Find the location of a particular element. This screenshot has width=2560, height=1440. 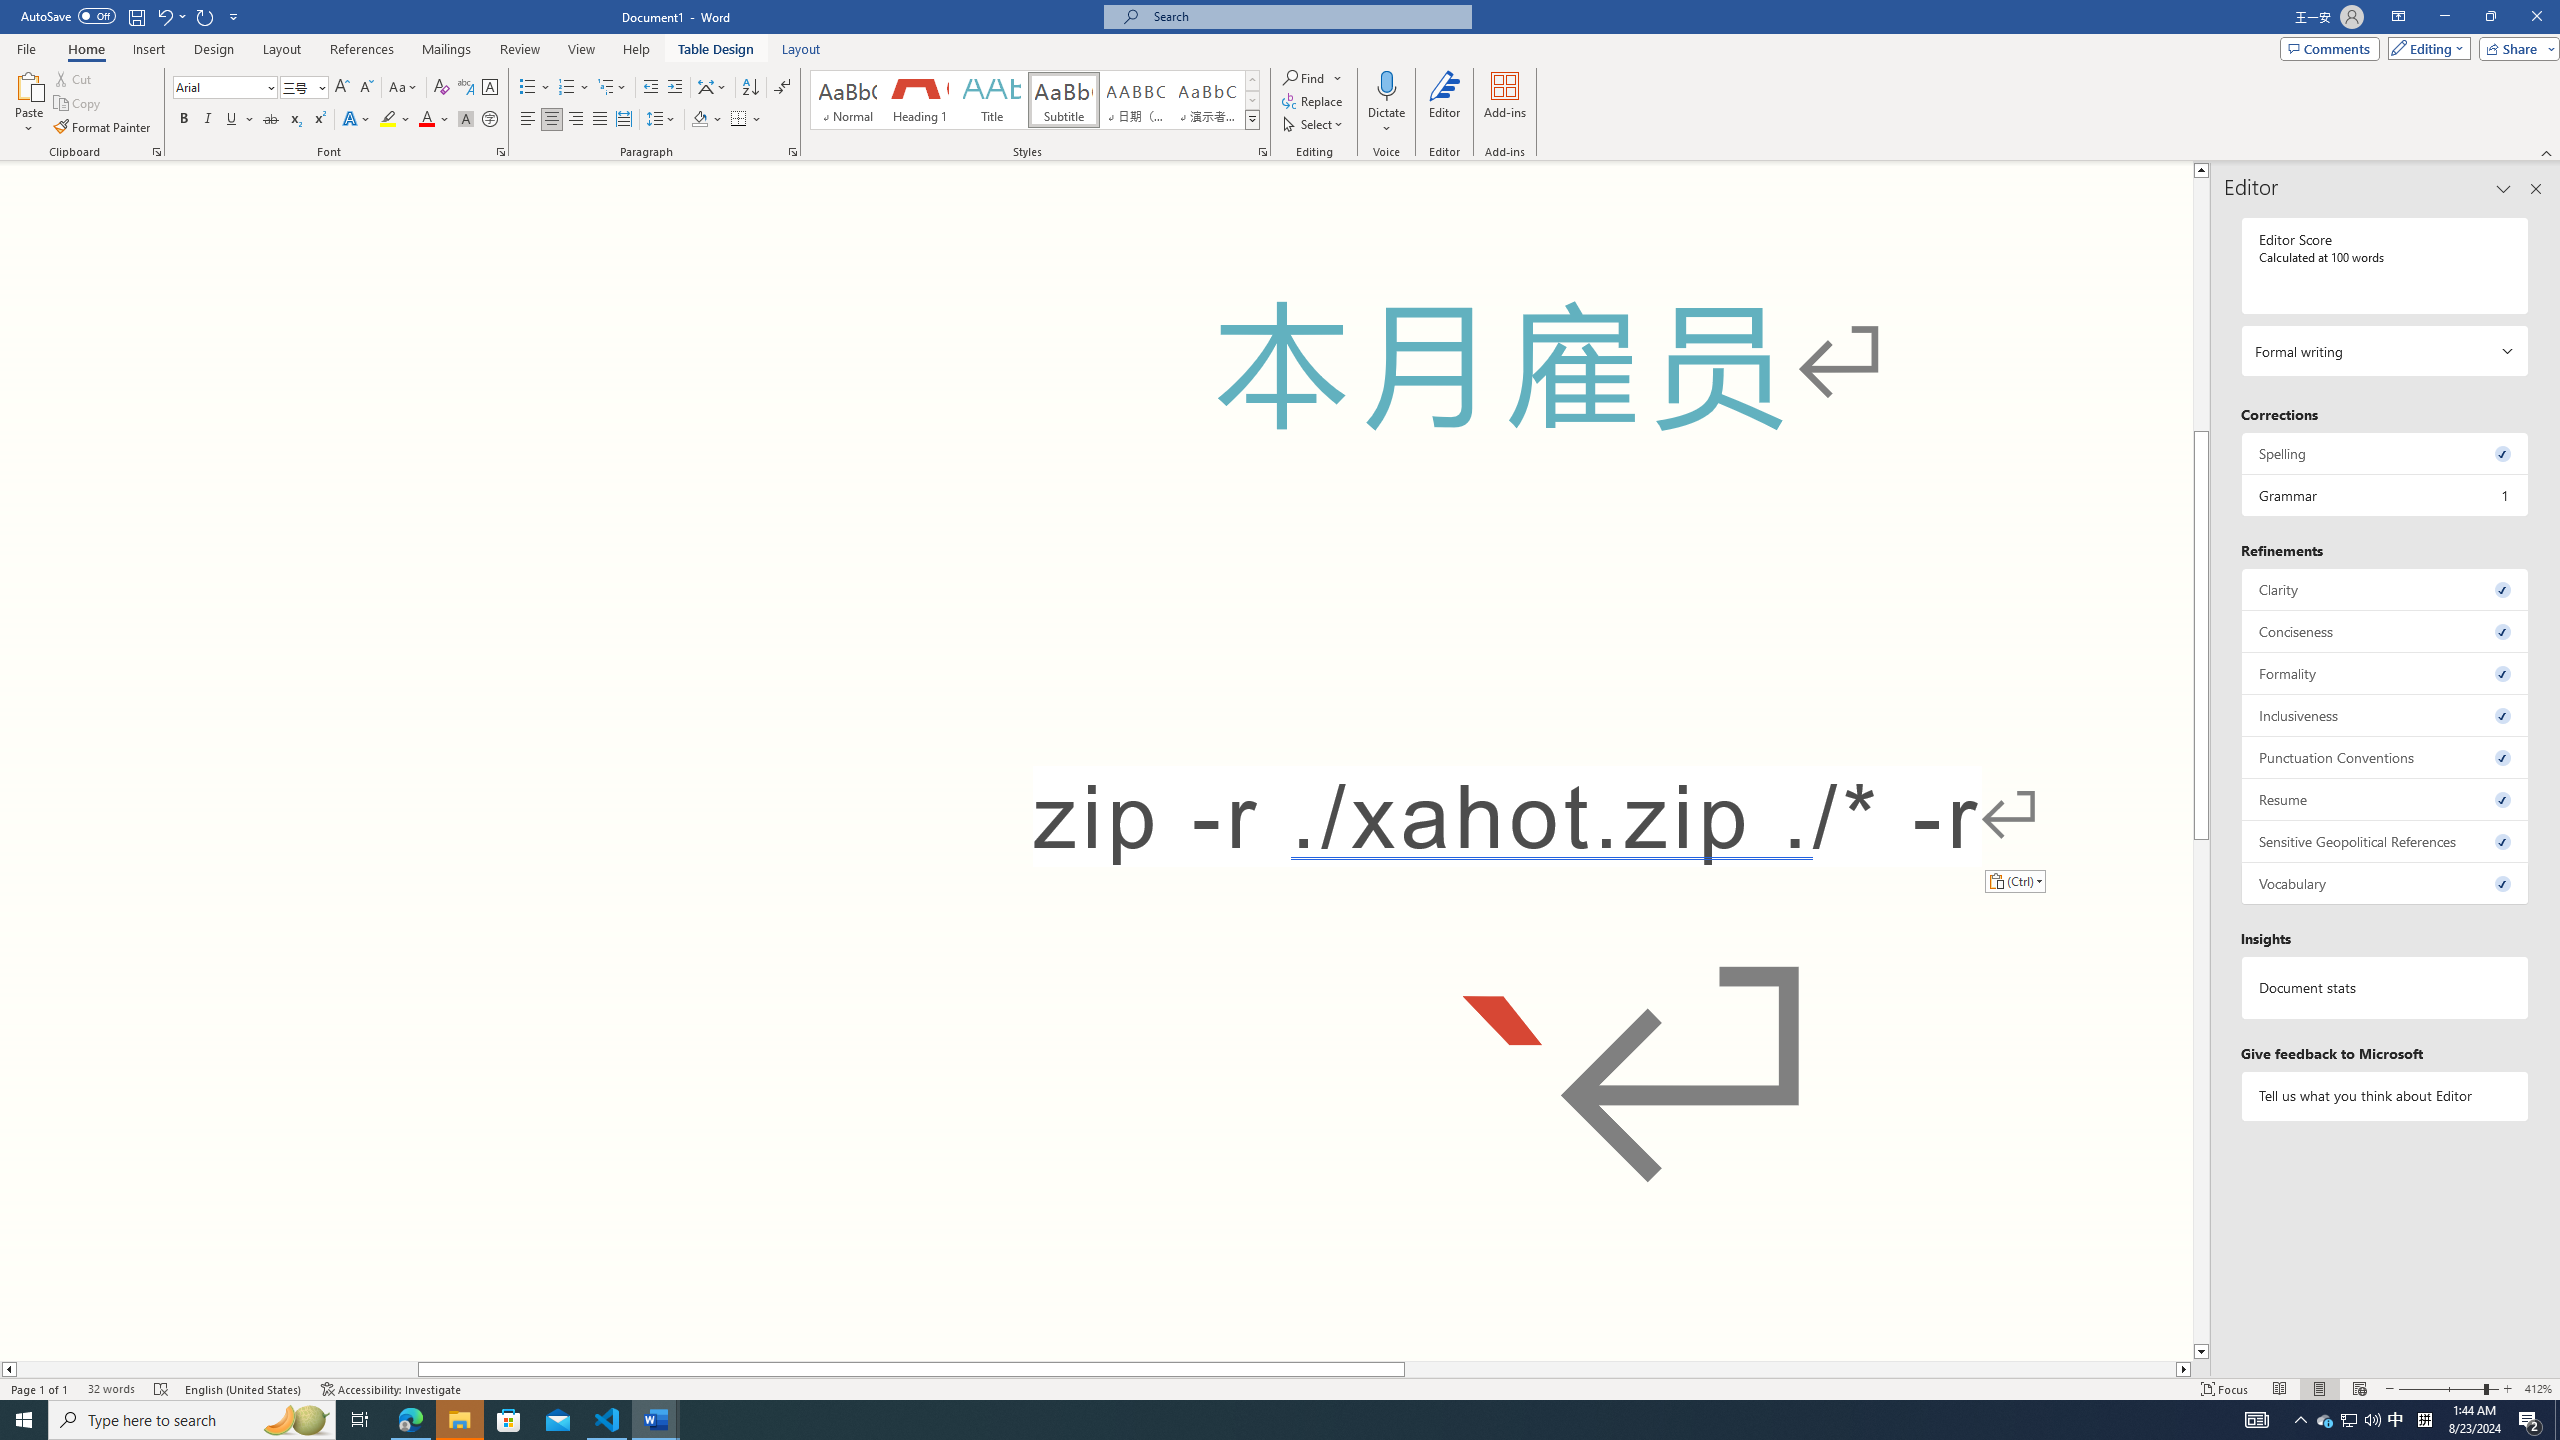

'Row up' is located at coordinates (1251, 80).